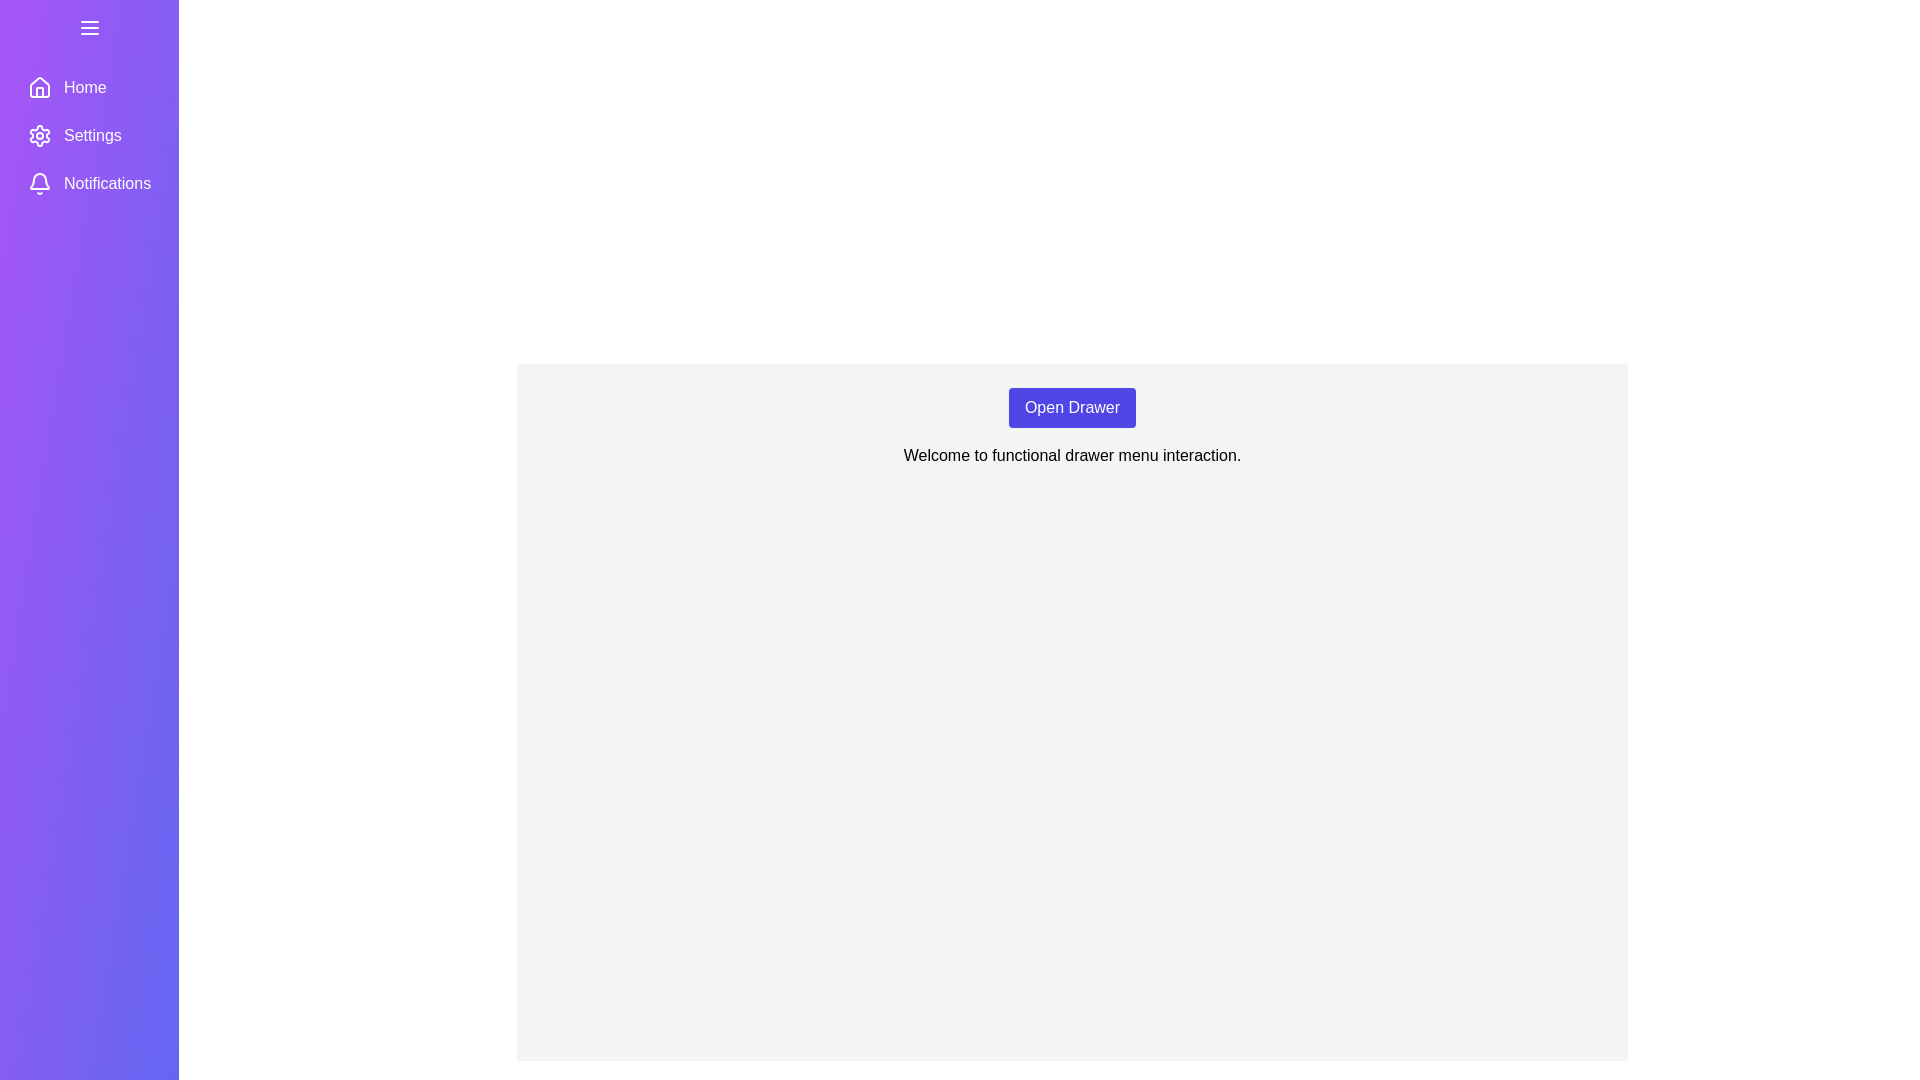 The width and height of the screenshot is (1920, 1080). What do you see at coordinates (88, 135) in the screenshot?
I see `the menu item Settings in the drawer` at bounding box center [88, 135].